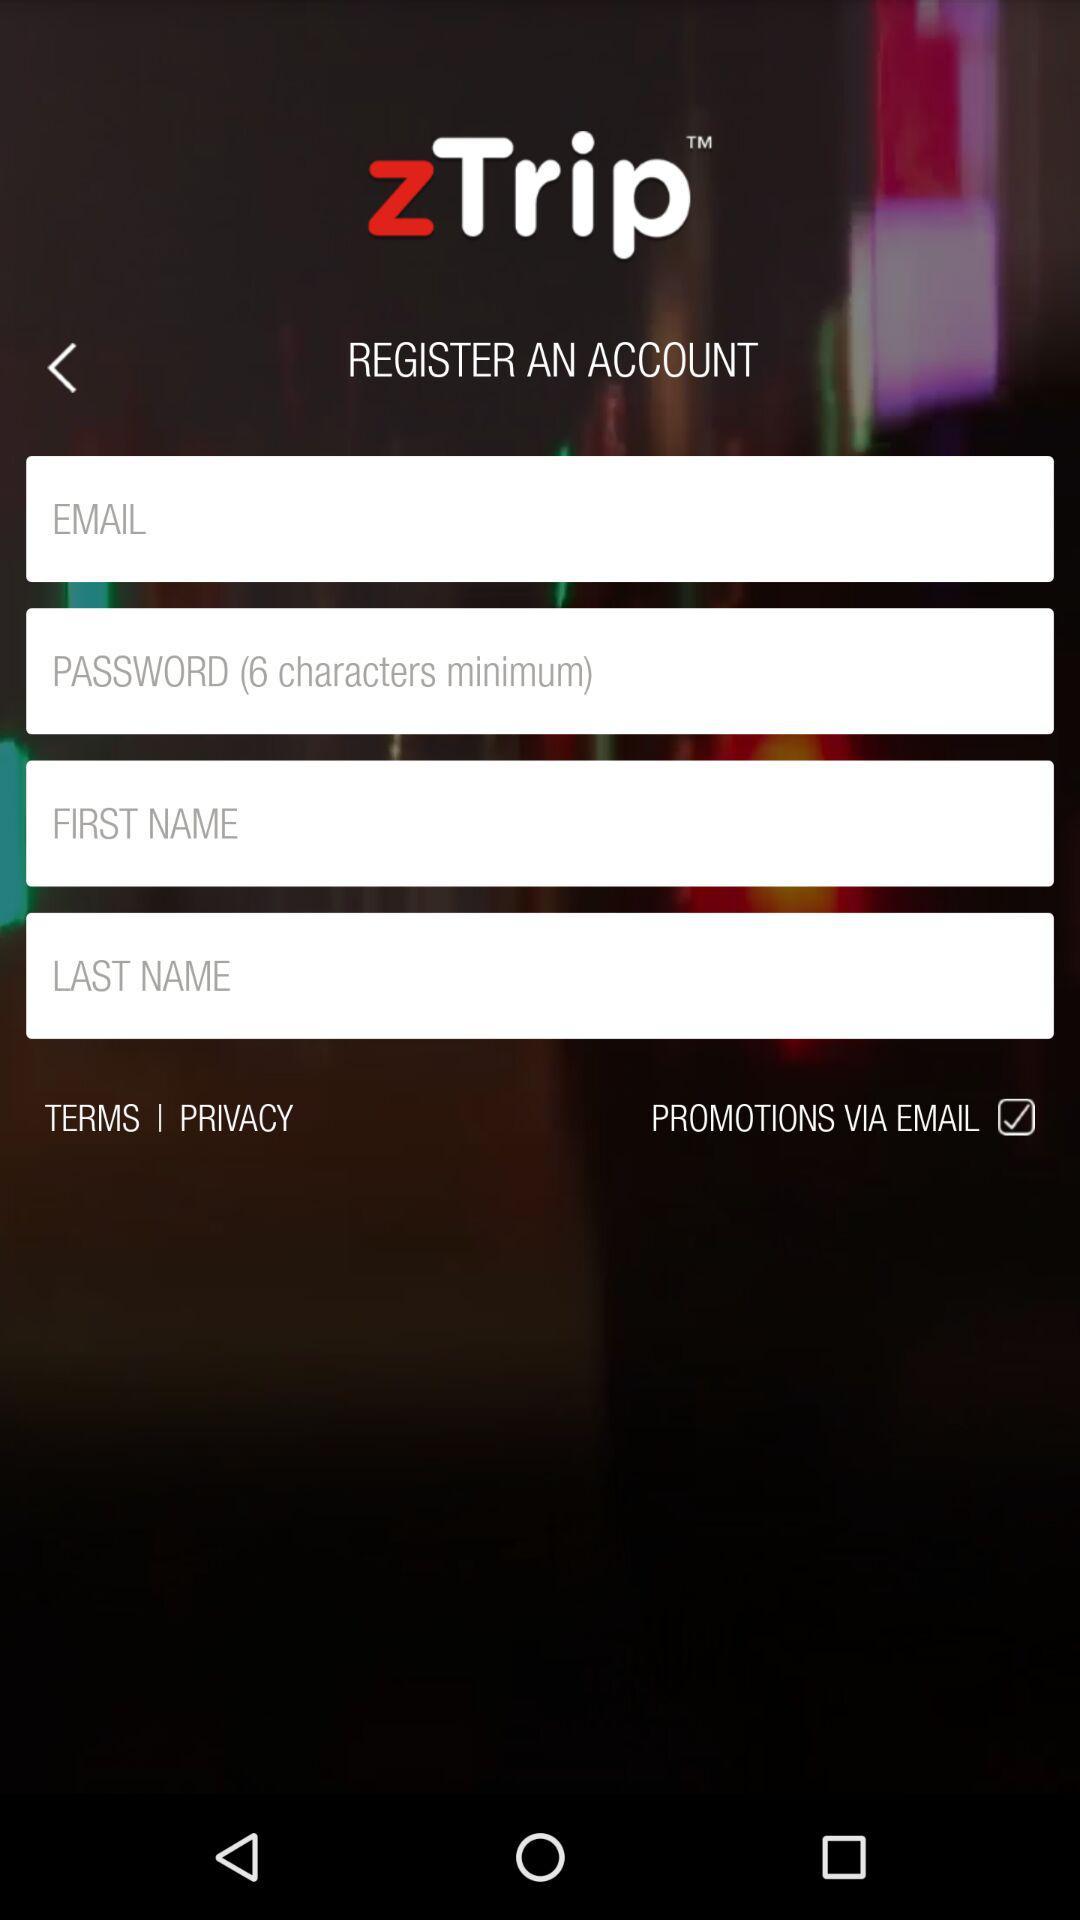  Describe the element at coordinates (60, 367) in the screenshot. I see `icon at the top left corner` at that location.